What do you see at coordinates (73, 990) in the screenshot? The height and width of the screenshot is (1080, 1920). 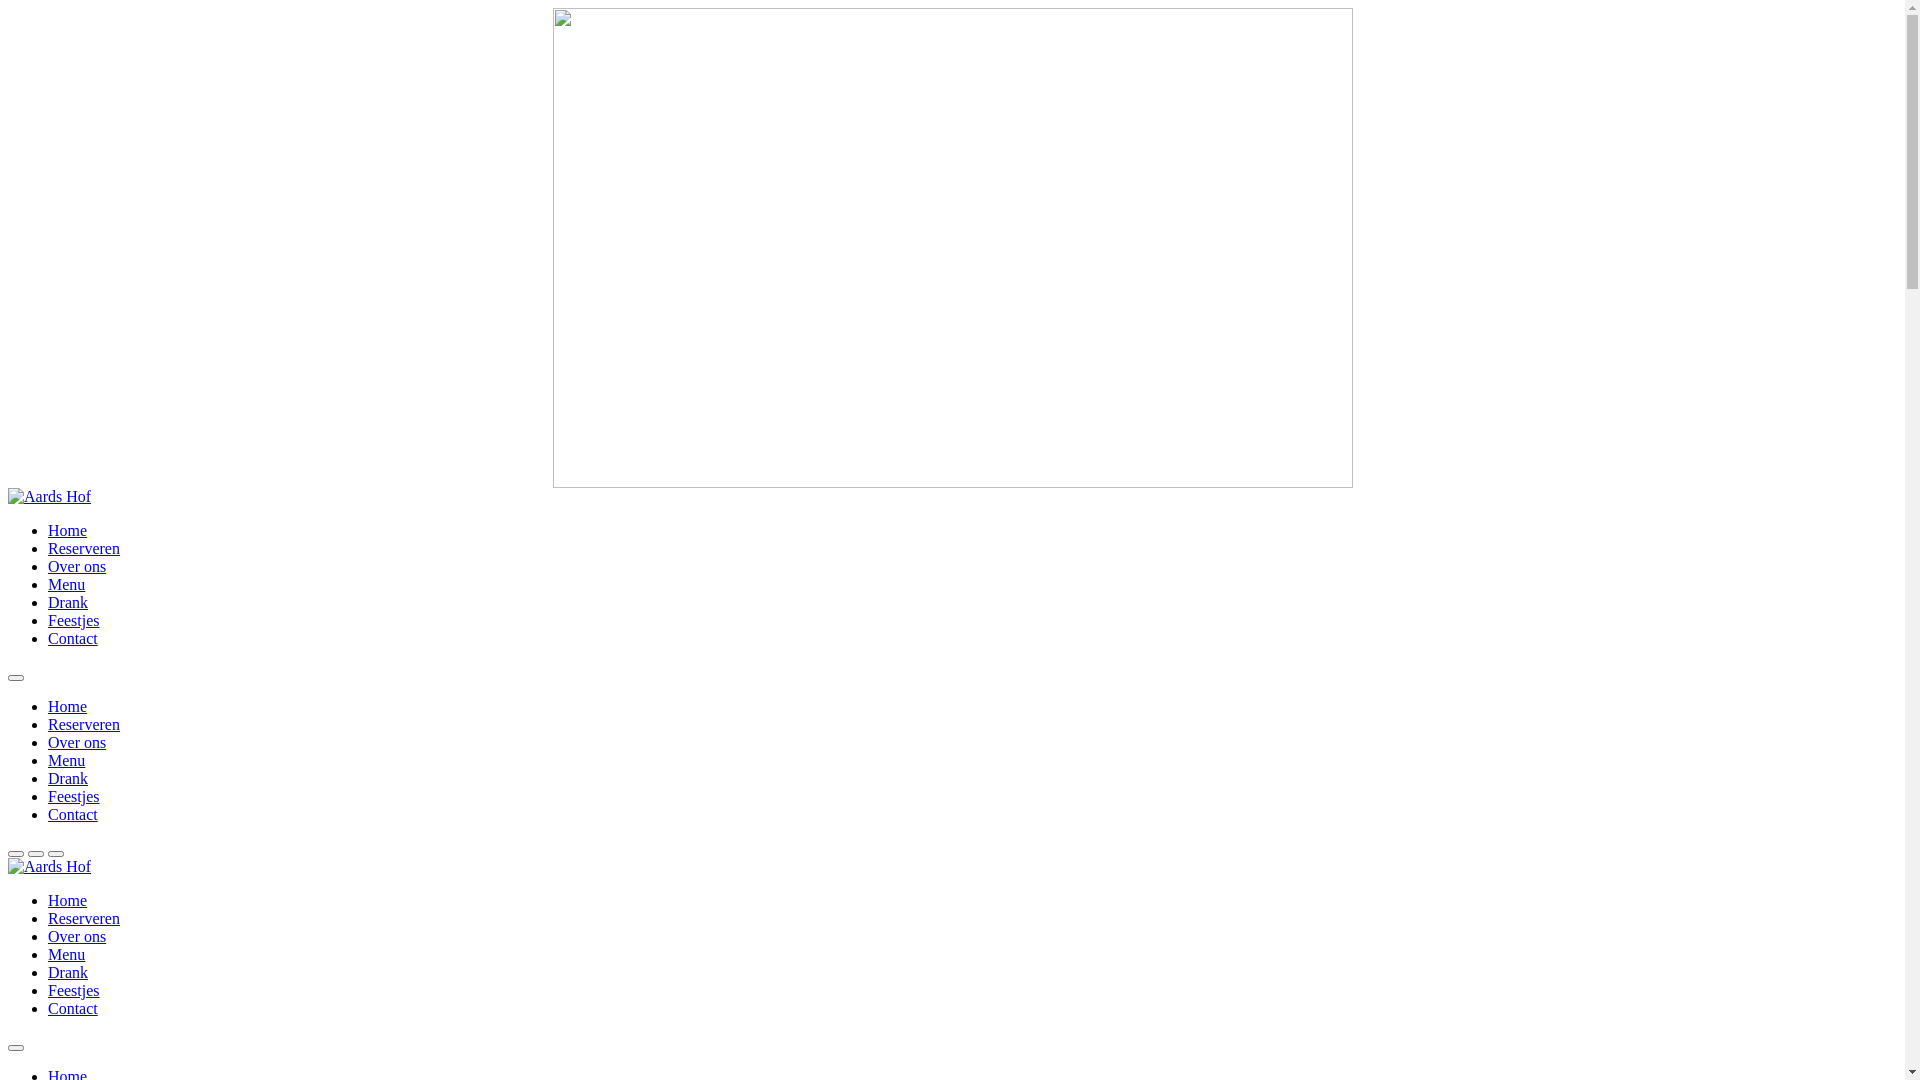 I see `'Feestjes'` at bounding box center [73, 990].